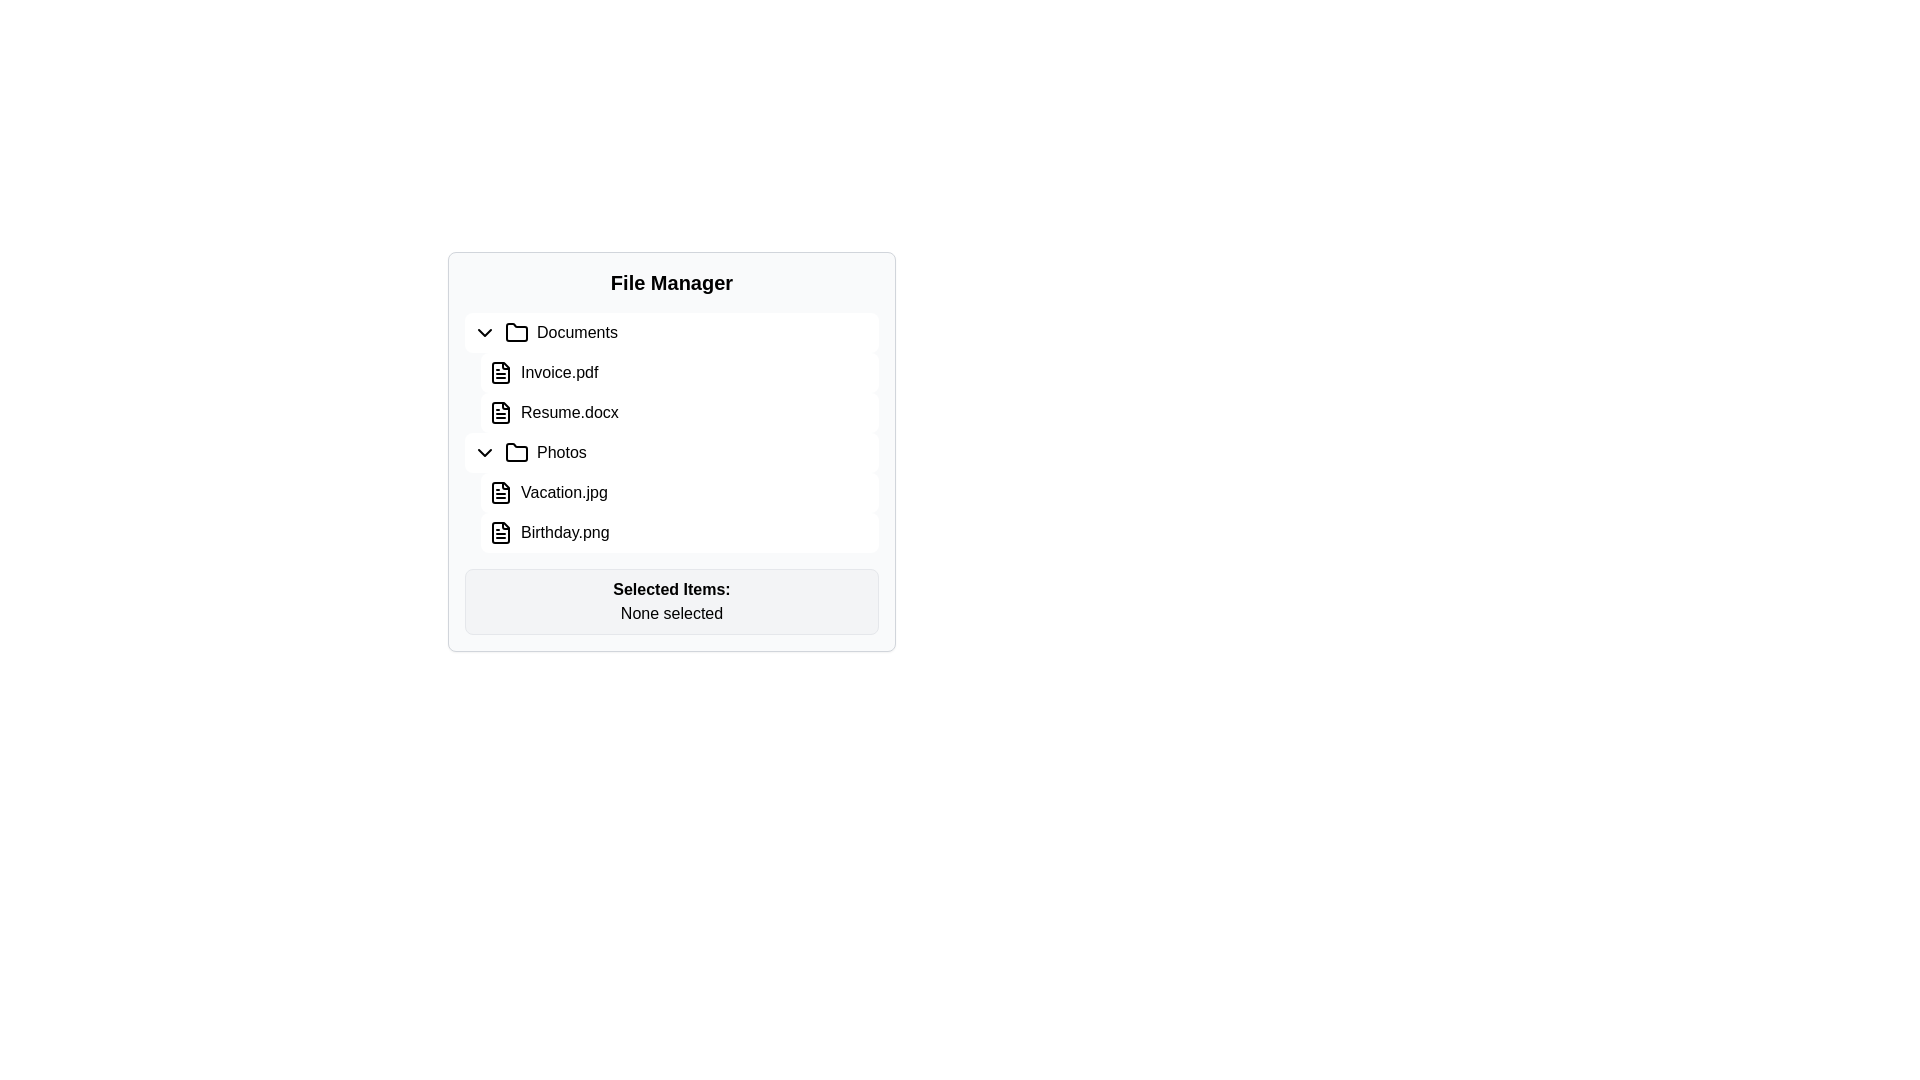 The height and width of the screenshot is (1080, 1920). Describe the element at coordinates (500, 531) in the screenshot. I see `the file icon representing a document in the file manager interface, which is positioned directly before the text label 'Birthday.png'` at that location.